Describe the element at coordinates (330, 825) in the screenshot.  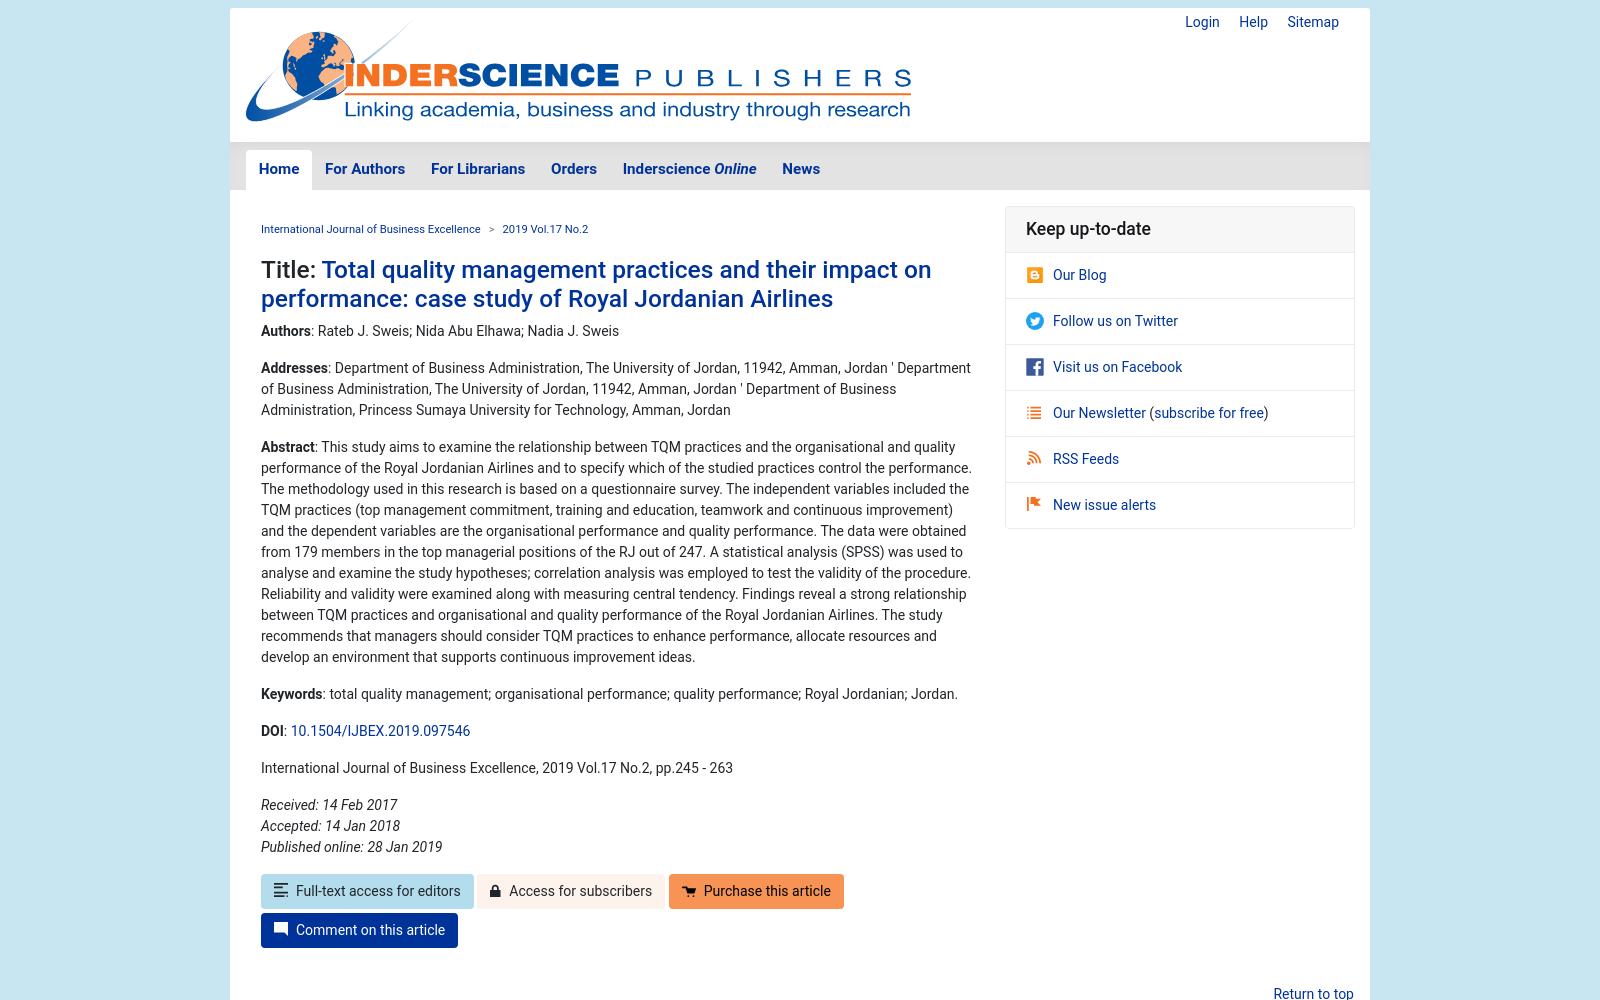
I see `'Accepted: 14 Jan 2018'` at that location.